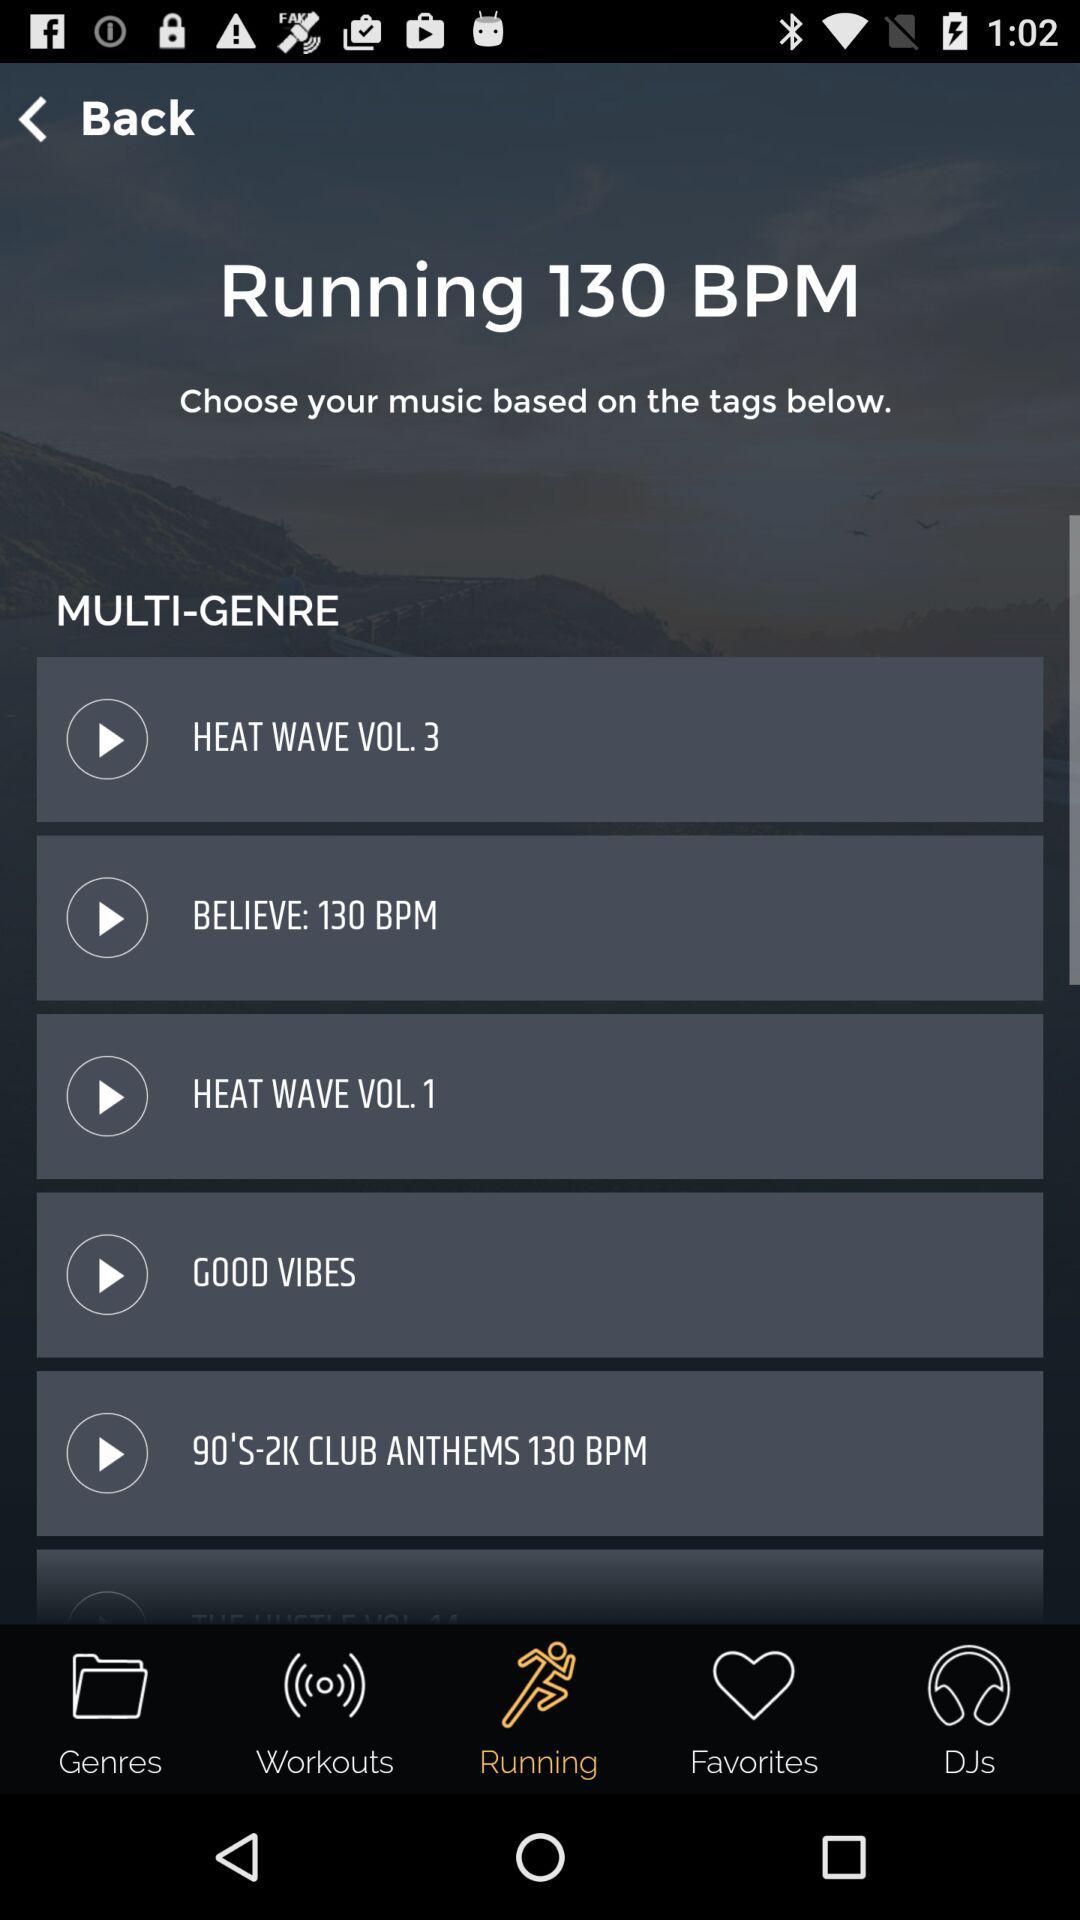 This screenshot has height=1920, width=1080. What do you see at coordinates (754, 1708) in the screenshot?
I see `the favourites icon which is at the bottom` at bounding box center [754, 1708].